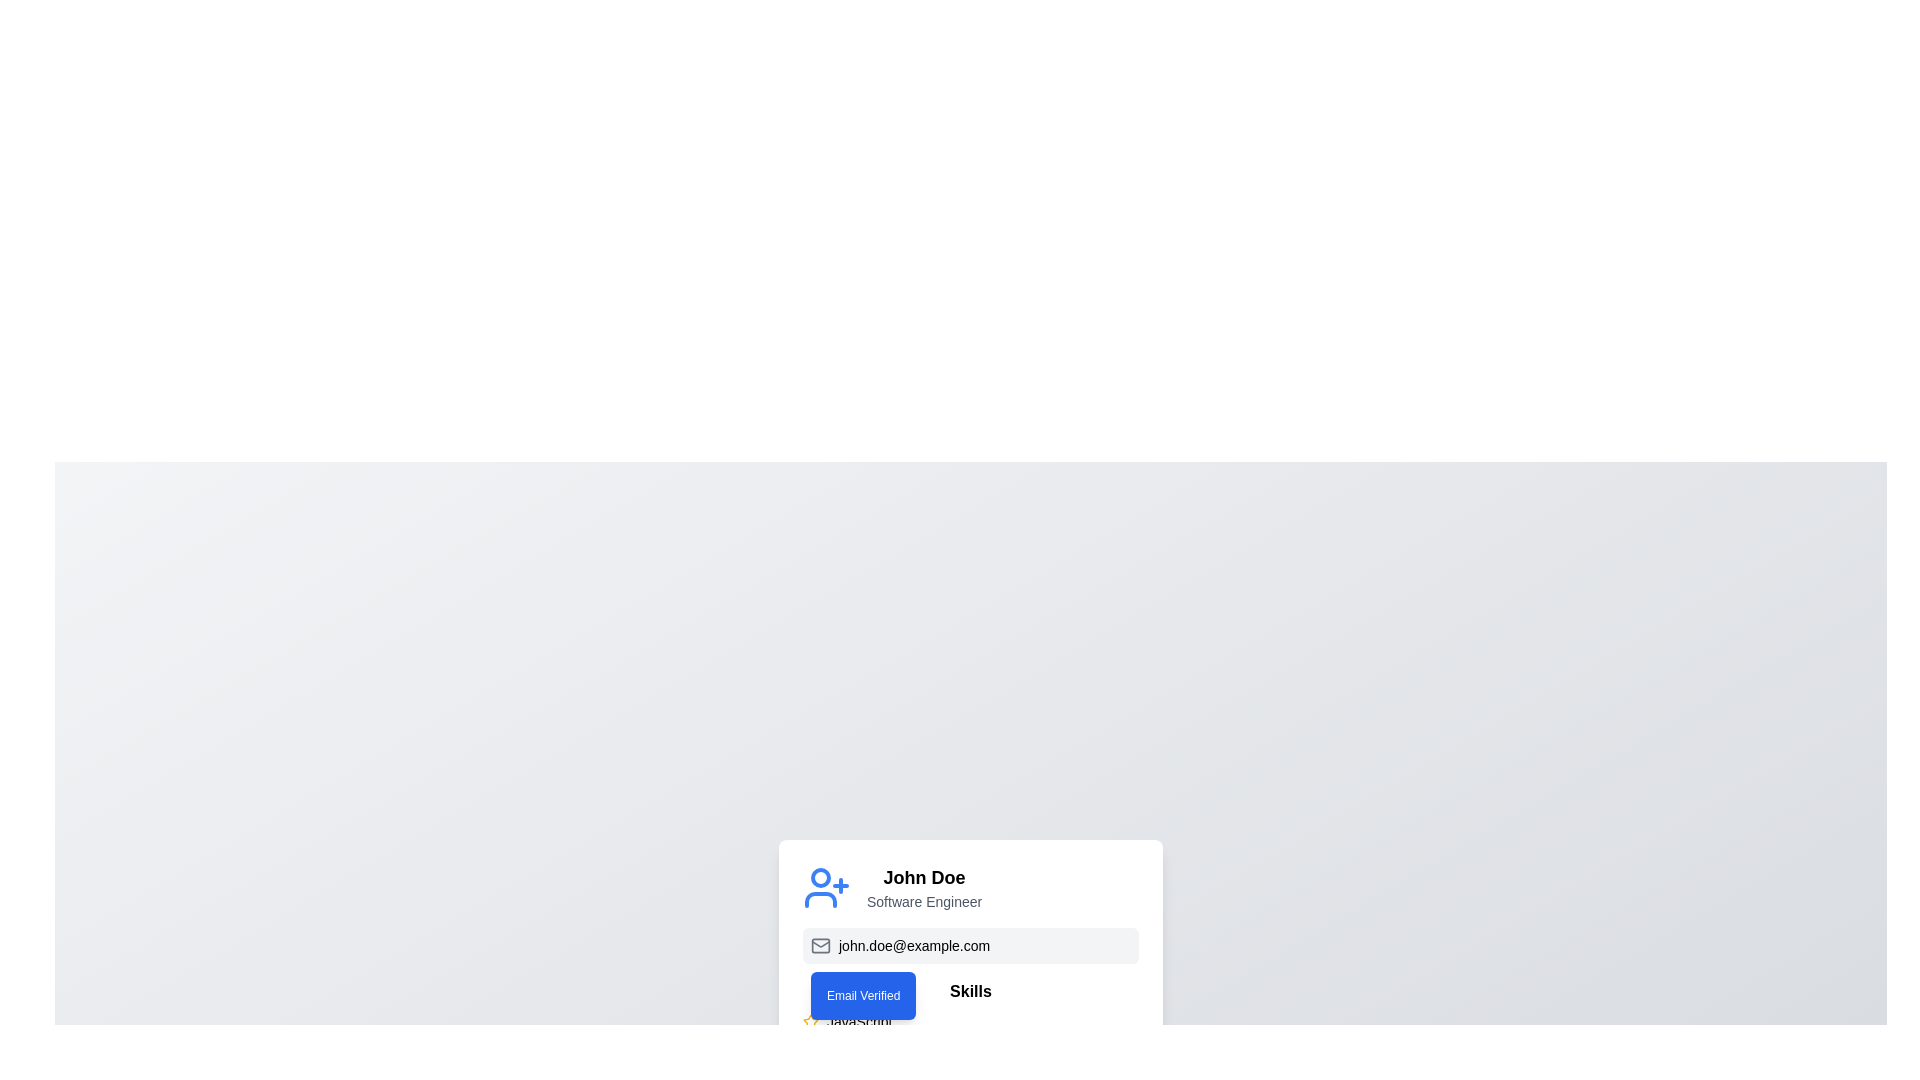  Describe the element at coordinates (820, 945) in the screenshot. I see `the small light gray envelope icon located at the far left of the element containing the text 'john.doe@example.com' and the blue button labeled 'Email Verified'` at that location.